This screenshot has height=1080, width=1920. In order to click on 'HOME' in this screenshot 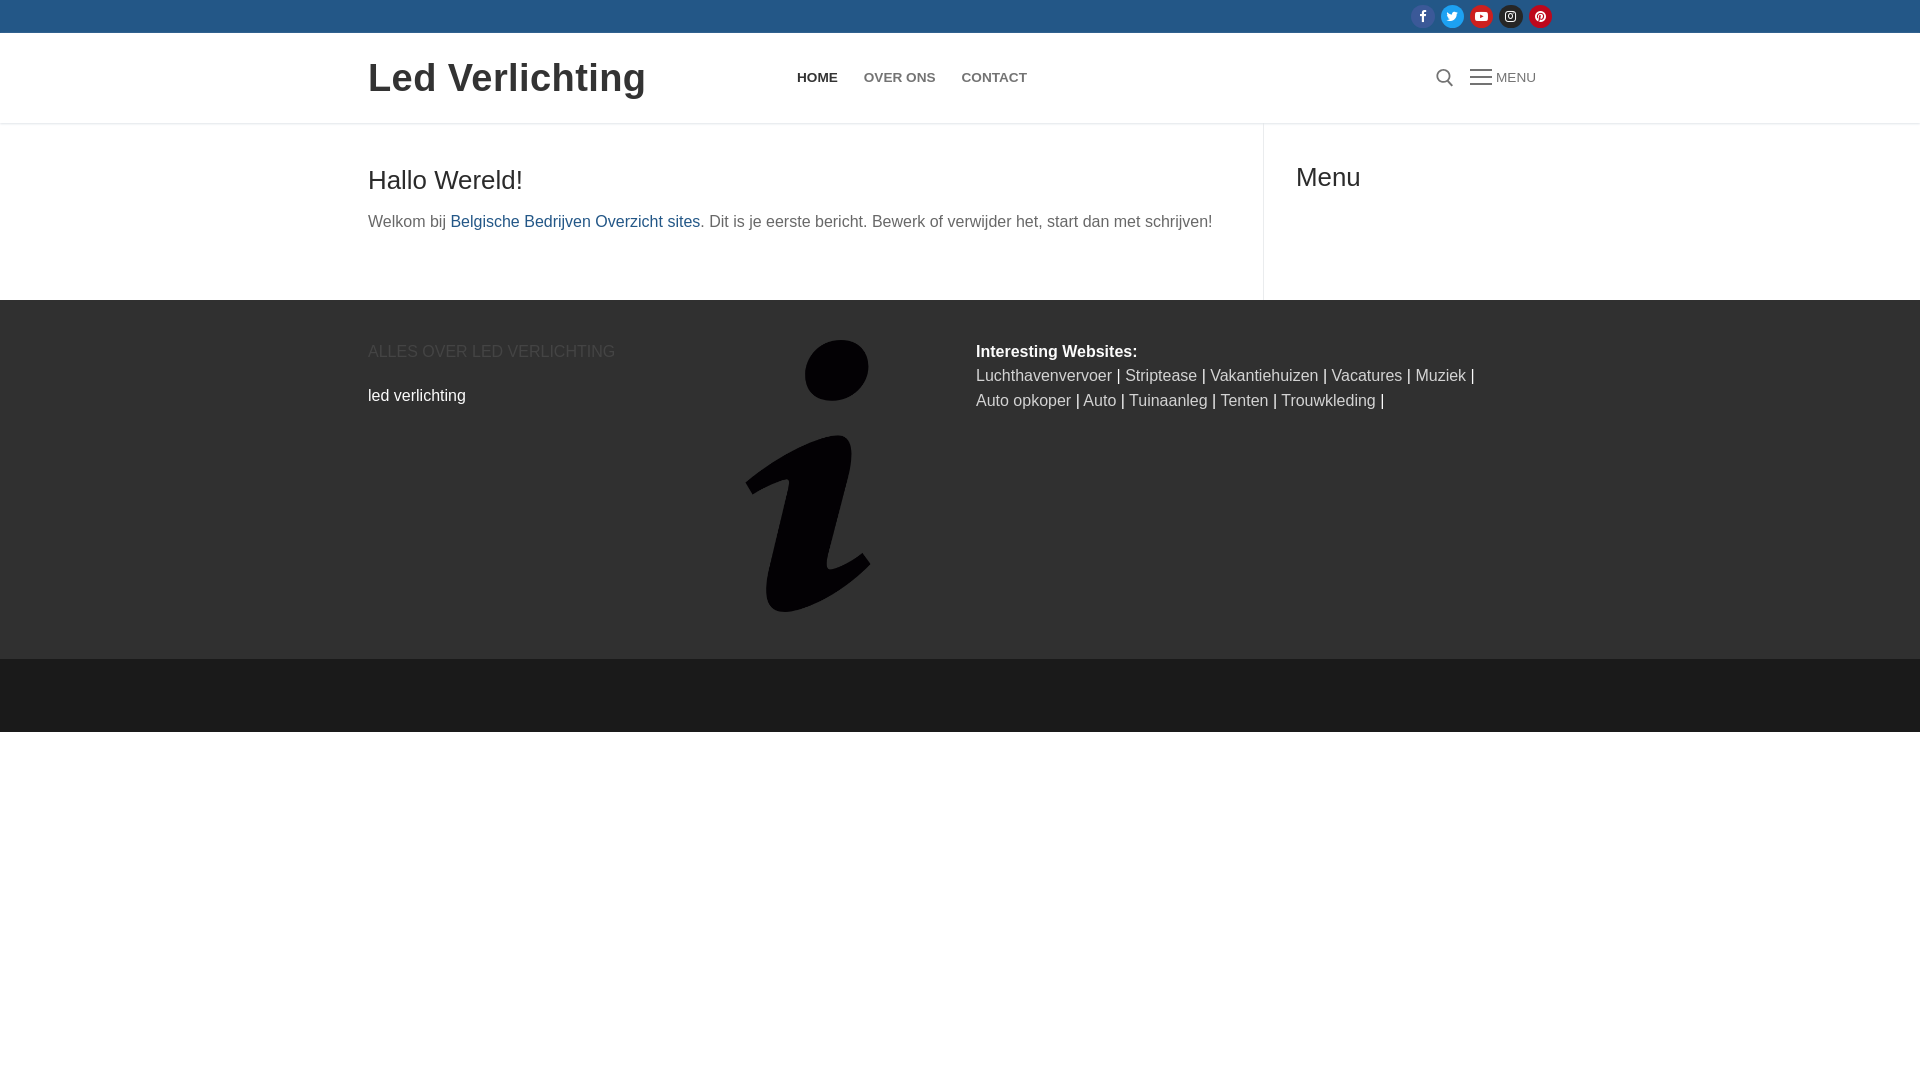, I will do `click(782, 76)`.